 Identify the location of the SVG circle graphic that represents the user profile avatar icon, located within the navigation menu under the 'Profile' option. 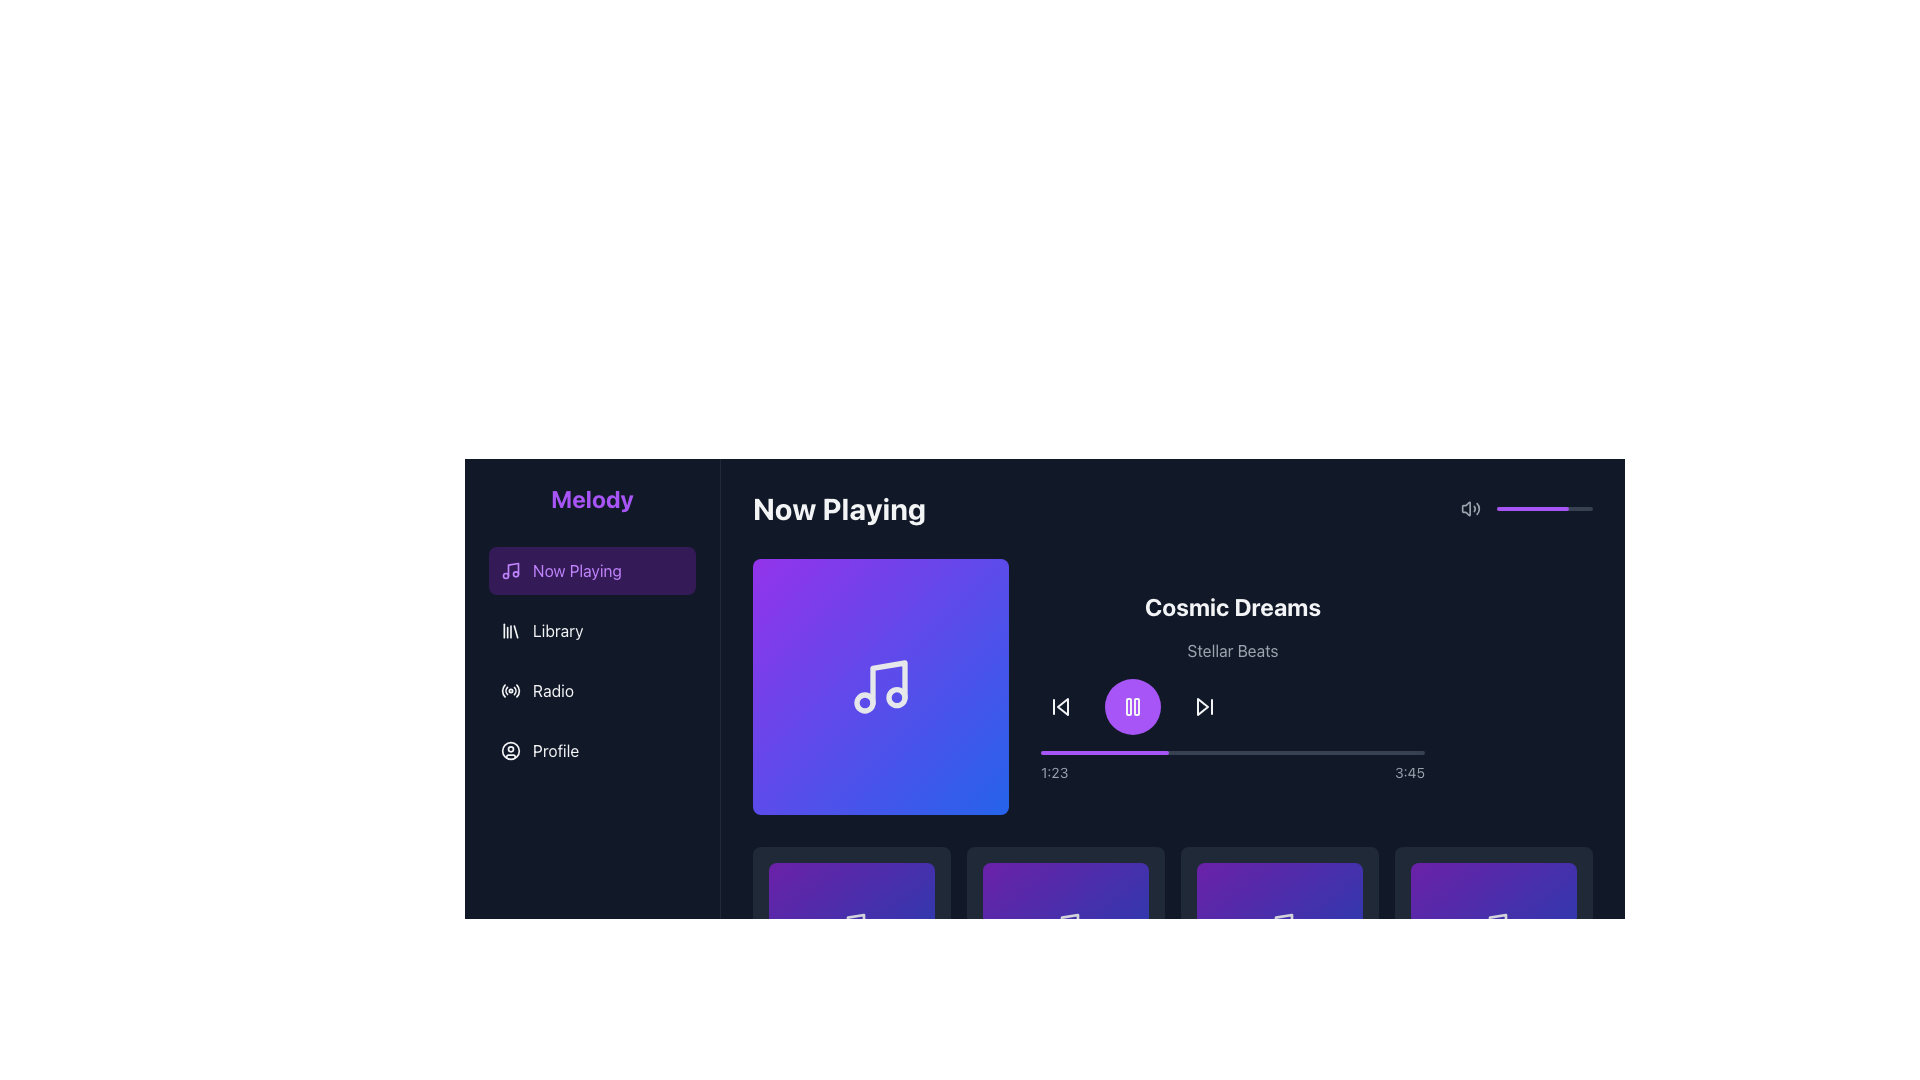
(510, 751).